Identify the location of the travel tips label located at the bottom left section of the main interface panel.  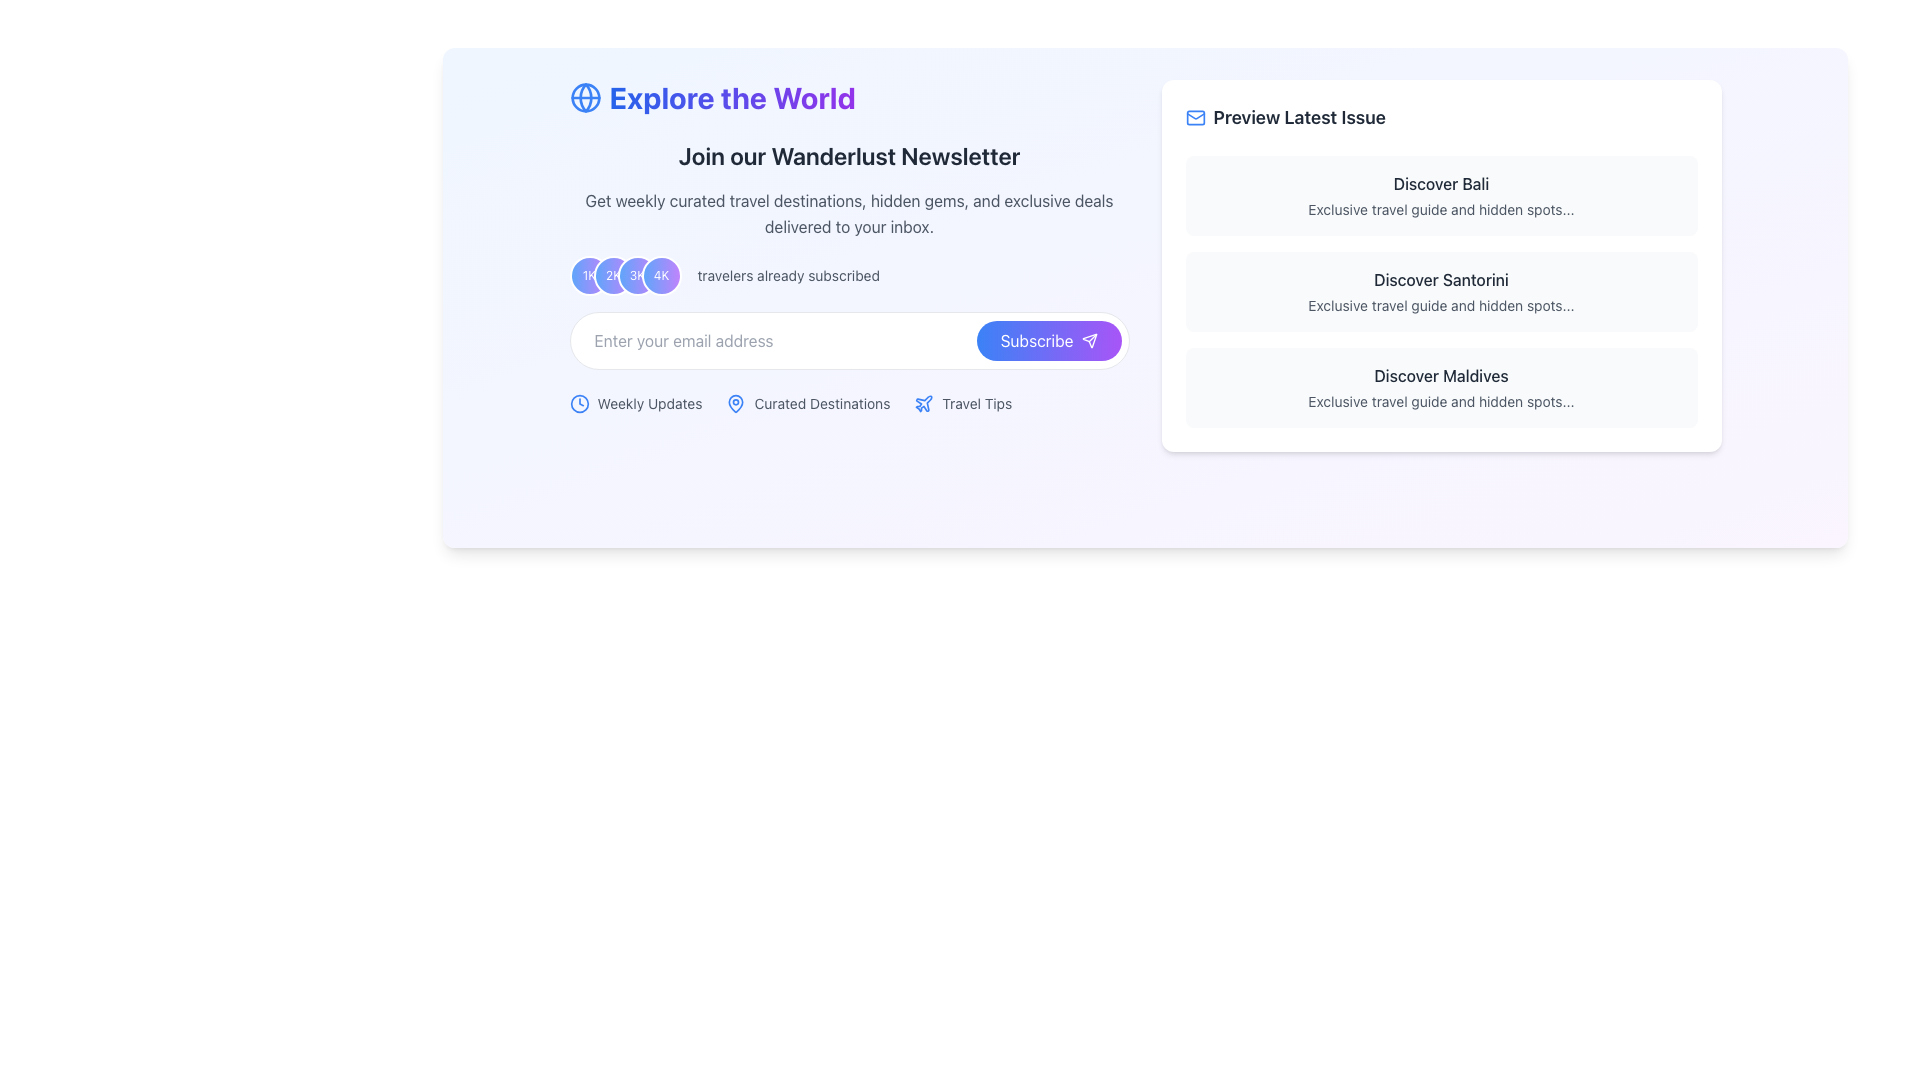
(963, 404).